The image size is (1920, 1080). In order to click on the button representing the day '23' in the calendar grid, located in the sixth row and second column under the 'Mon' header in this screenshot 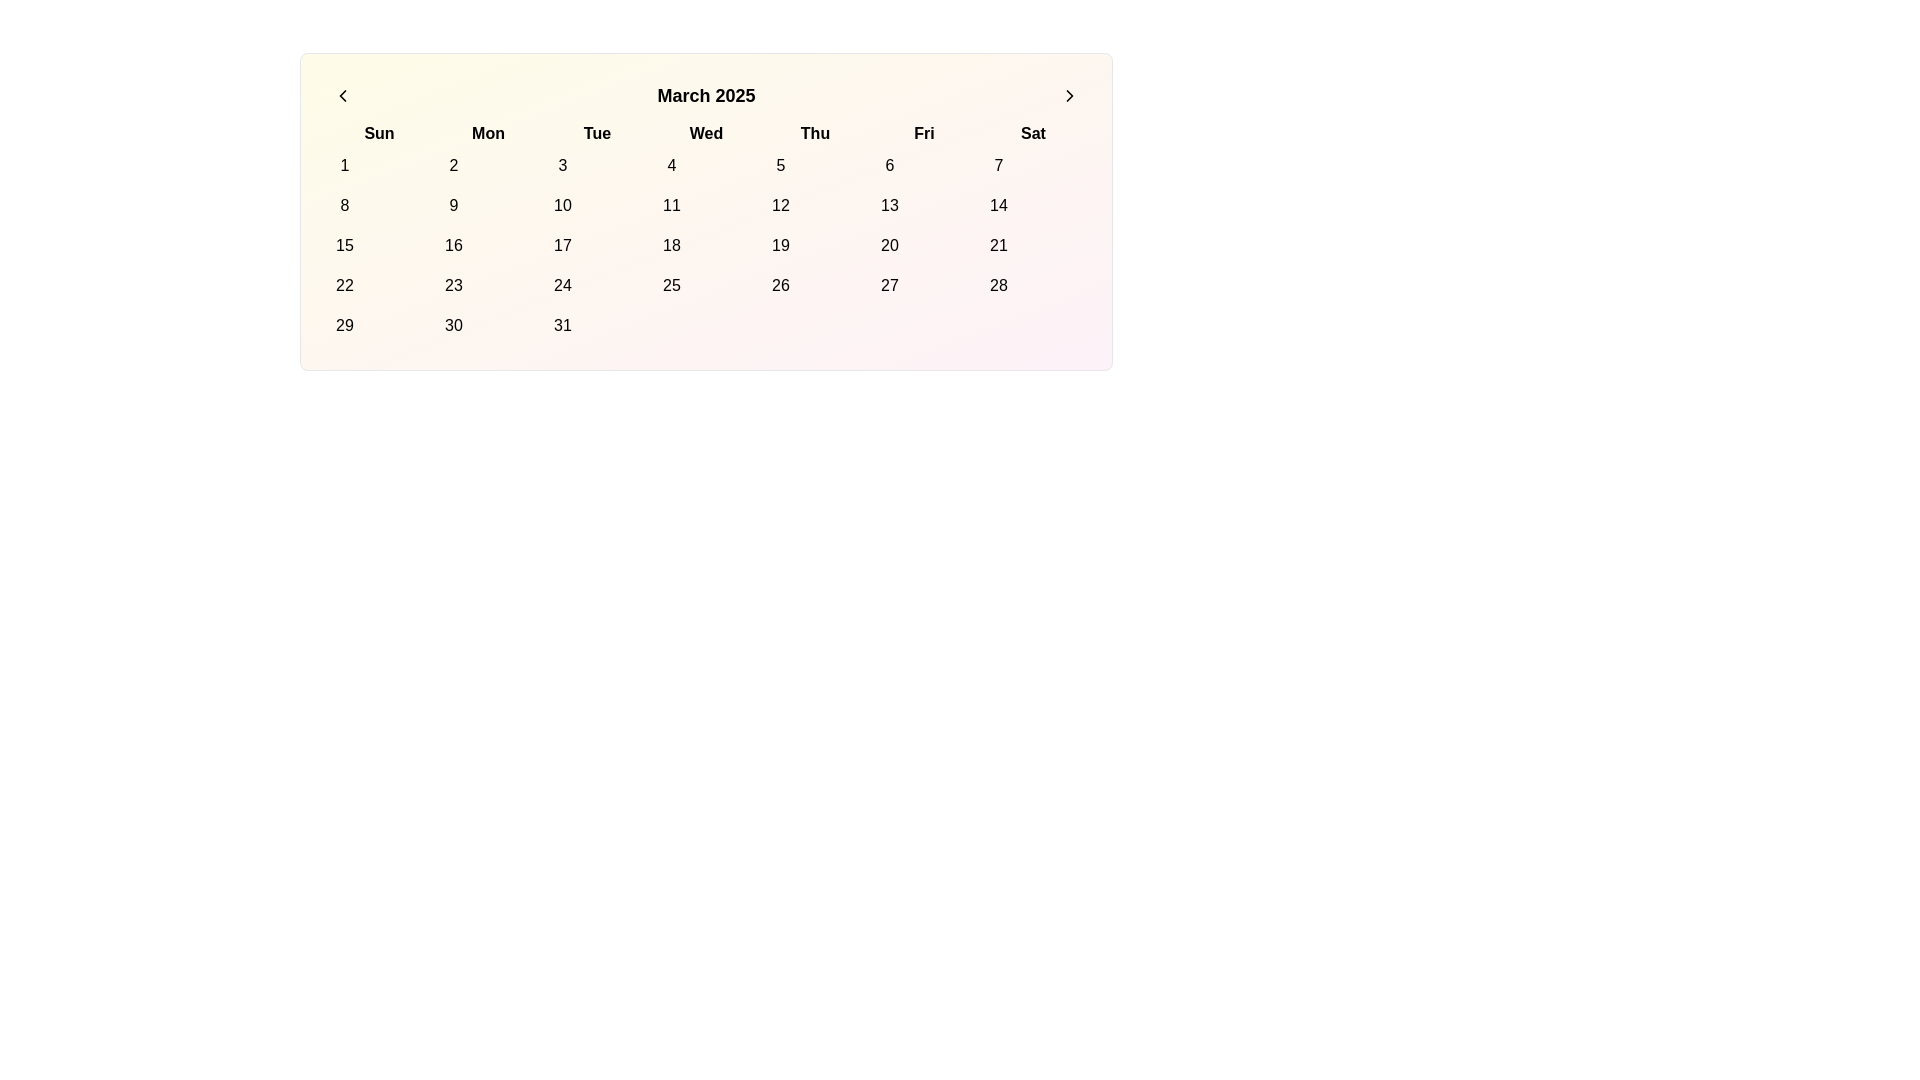, I will do `click(453, 285)`.